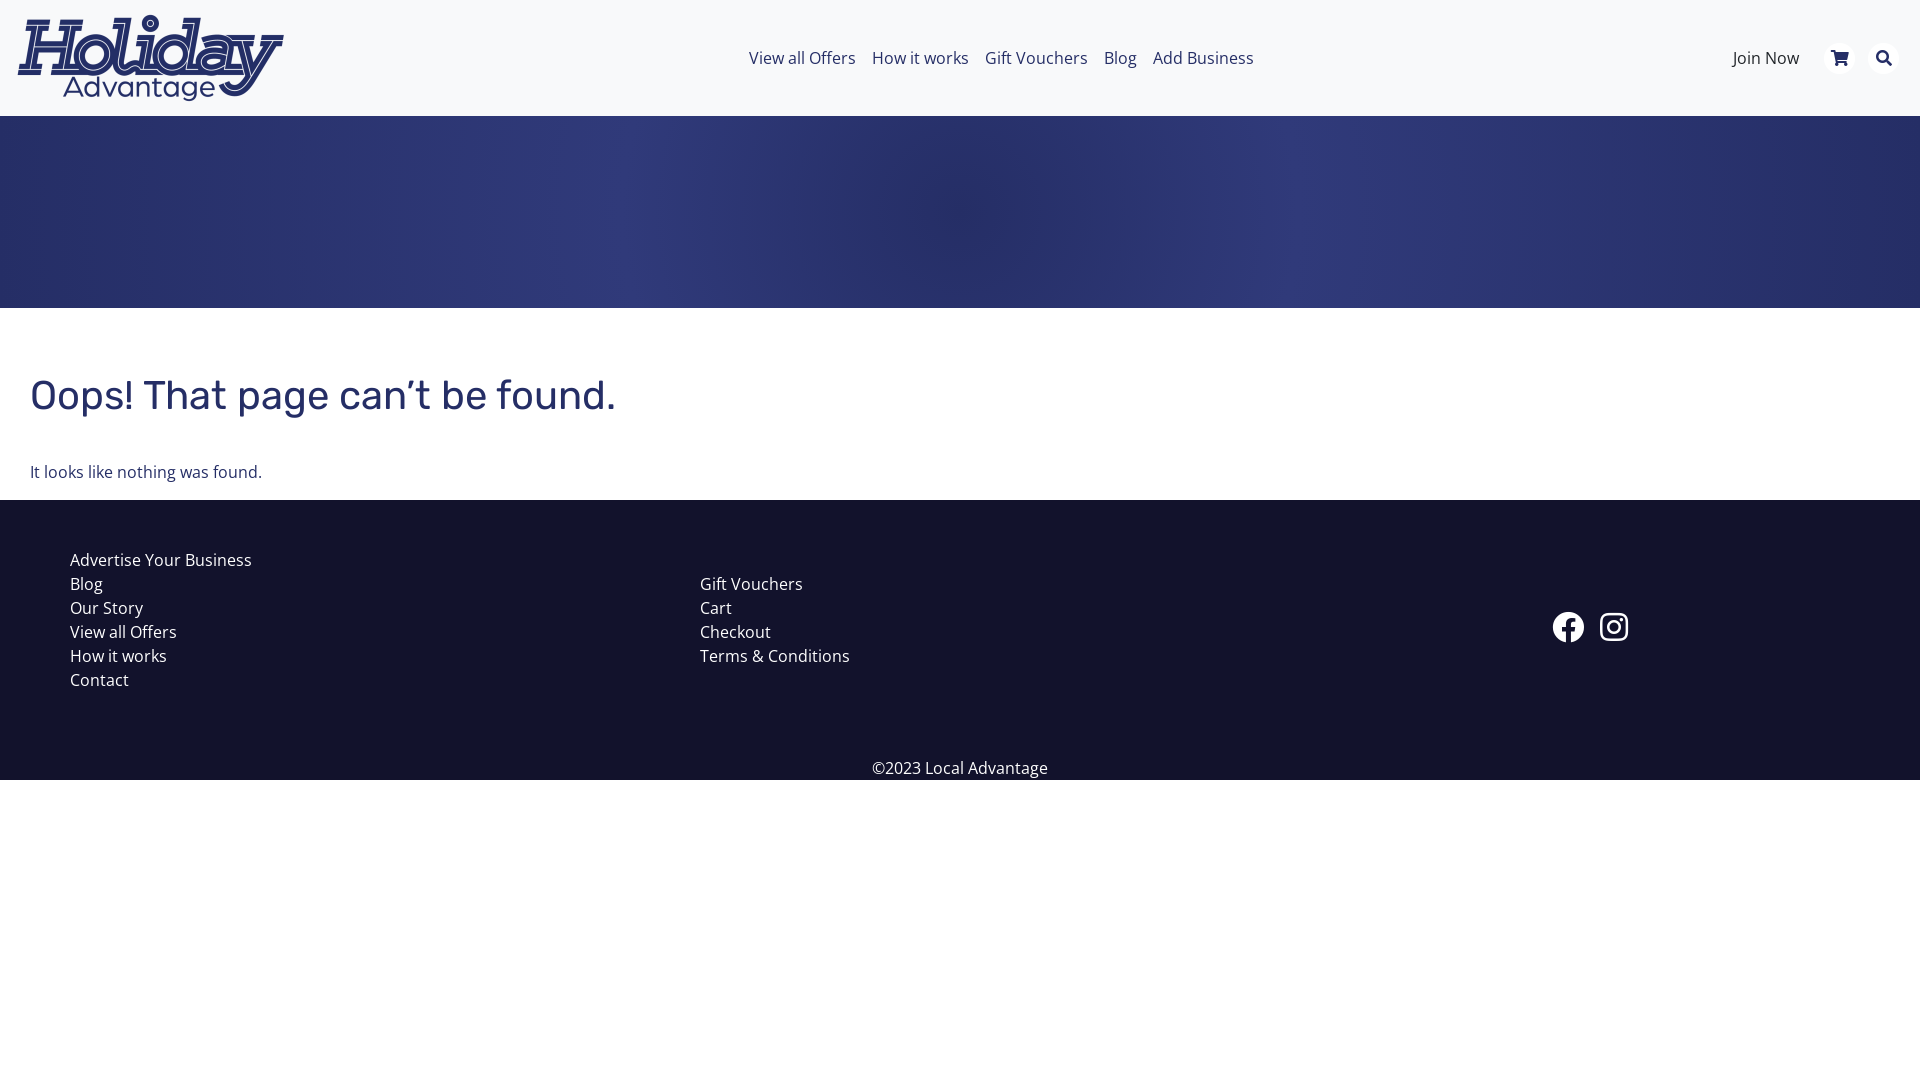  Describe the element at coordinates (1766, 56) in the screenshot. I see `'Join Now'` at that location.